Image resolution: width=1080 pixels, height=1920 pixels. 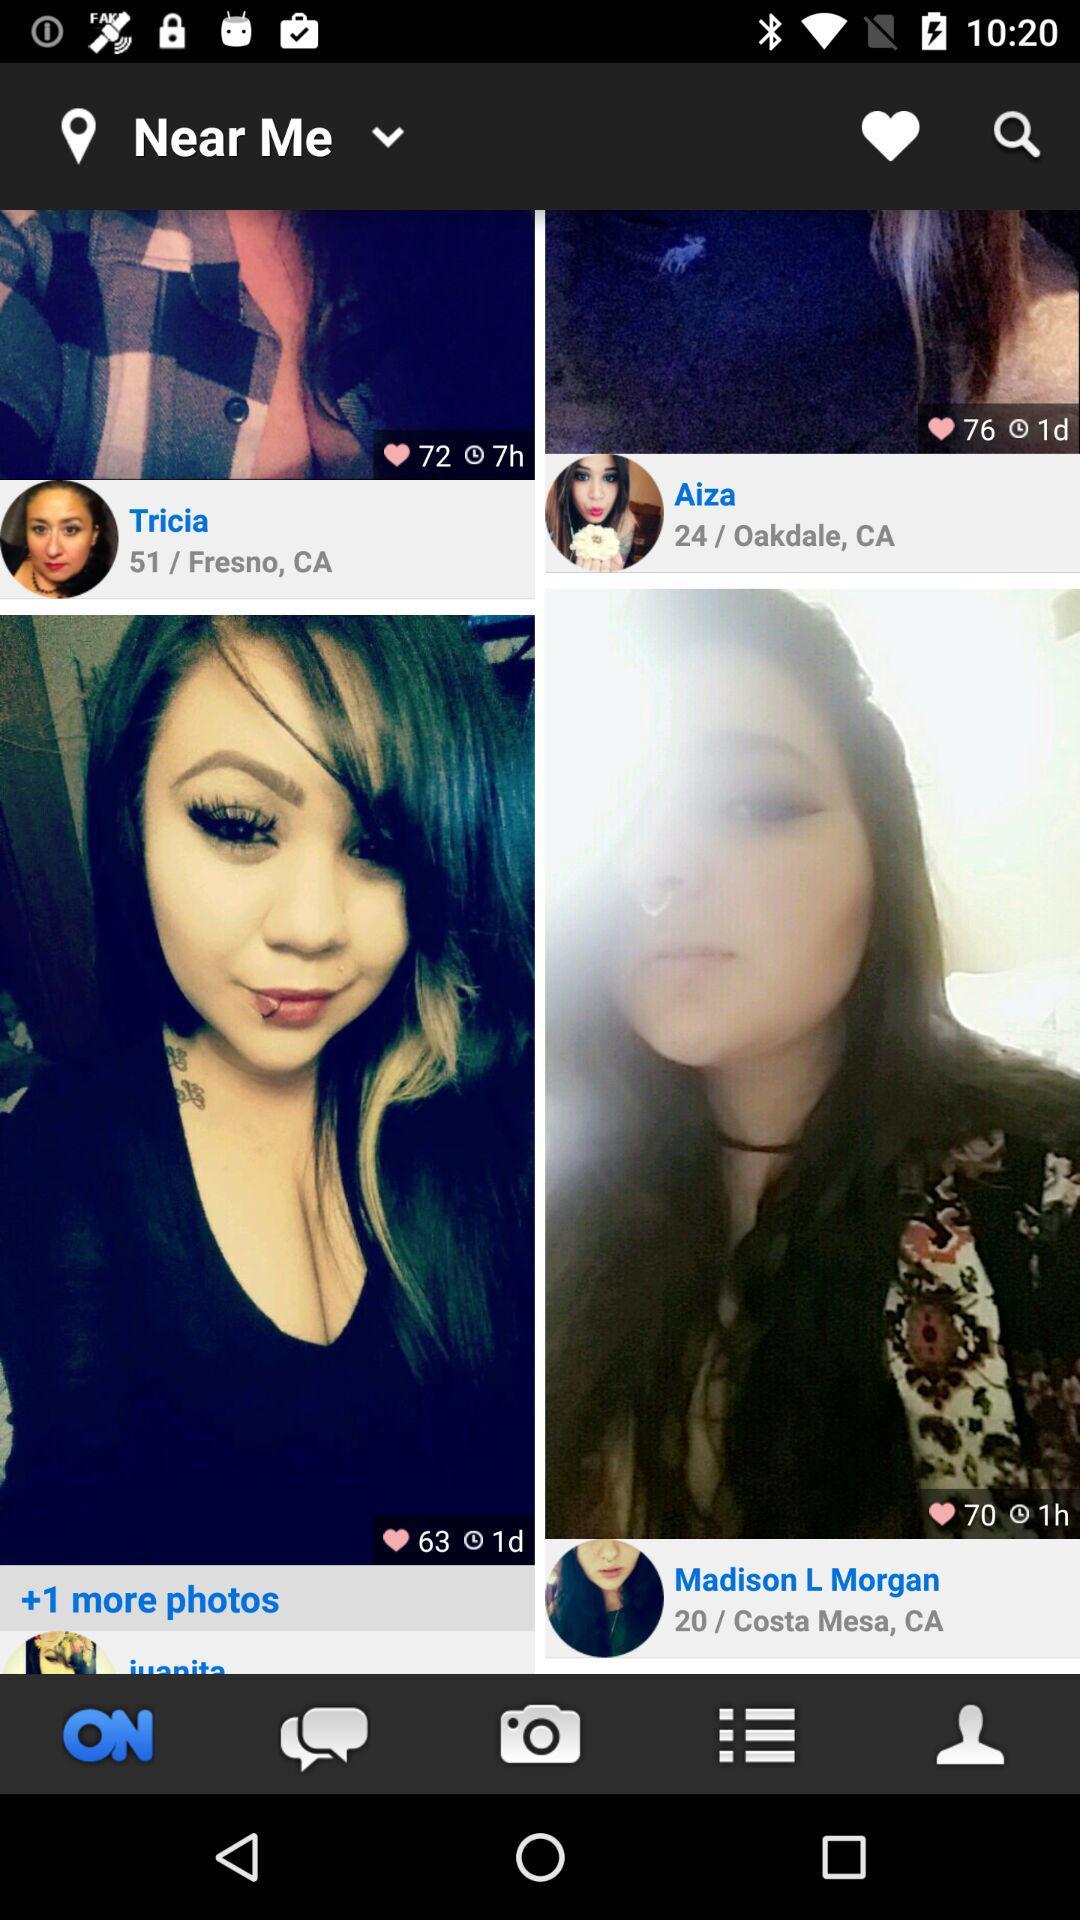 What do you see at coordinates (971, 1733) in the screenshot?
I see `contact list` at bounding box center [971, 1733].